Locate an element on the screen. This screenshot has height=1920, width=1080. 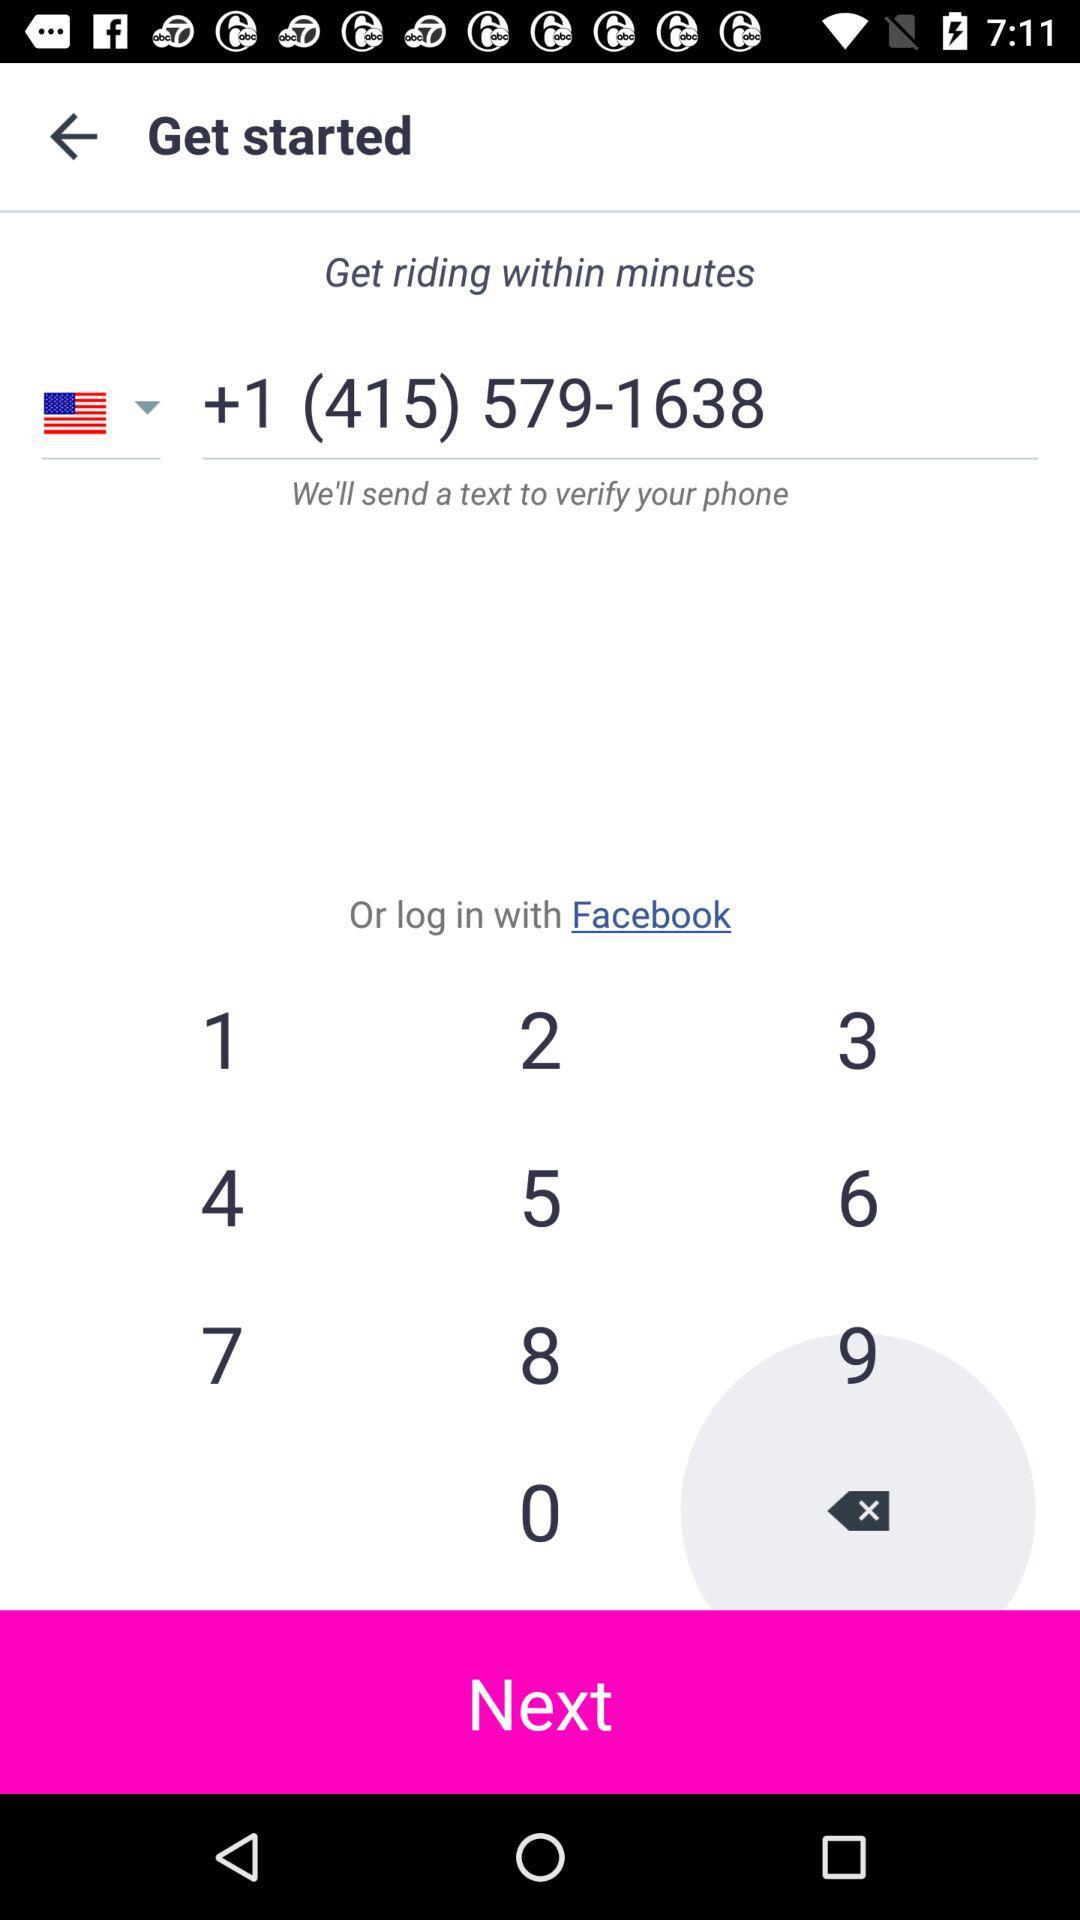
the 0 icon is located at coordinates (540, 1510).